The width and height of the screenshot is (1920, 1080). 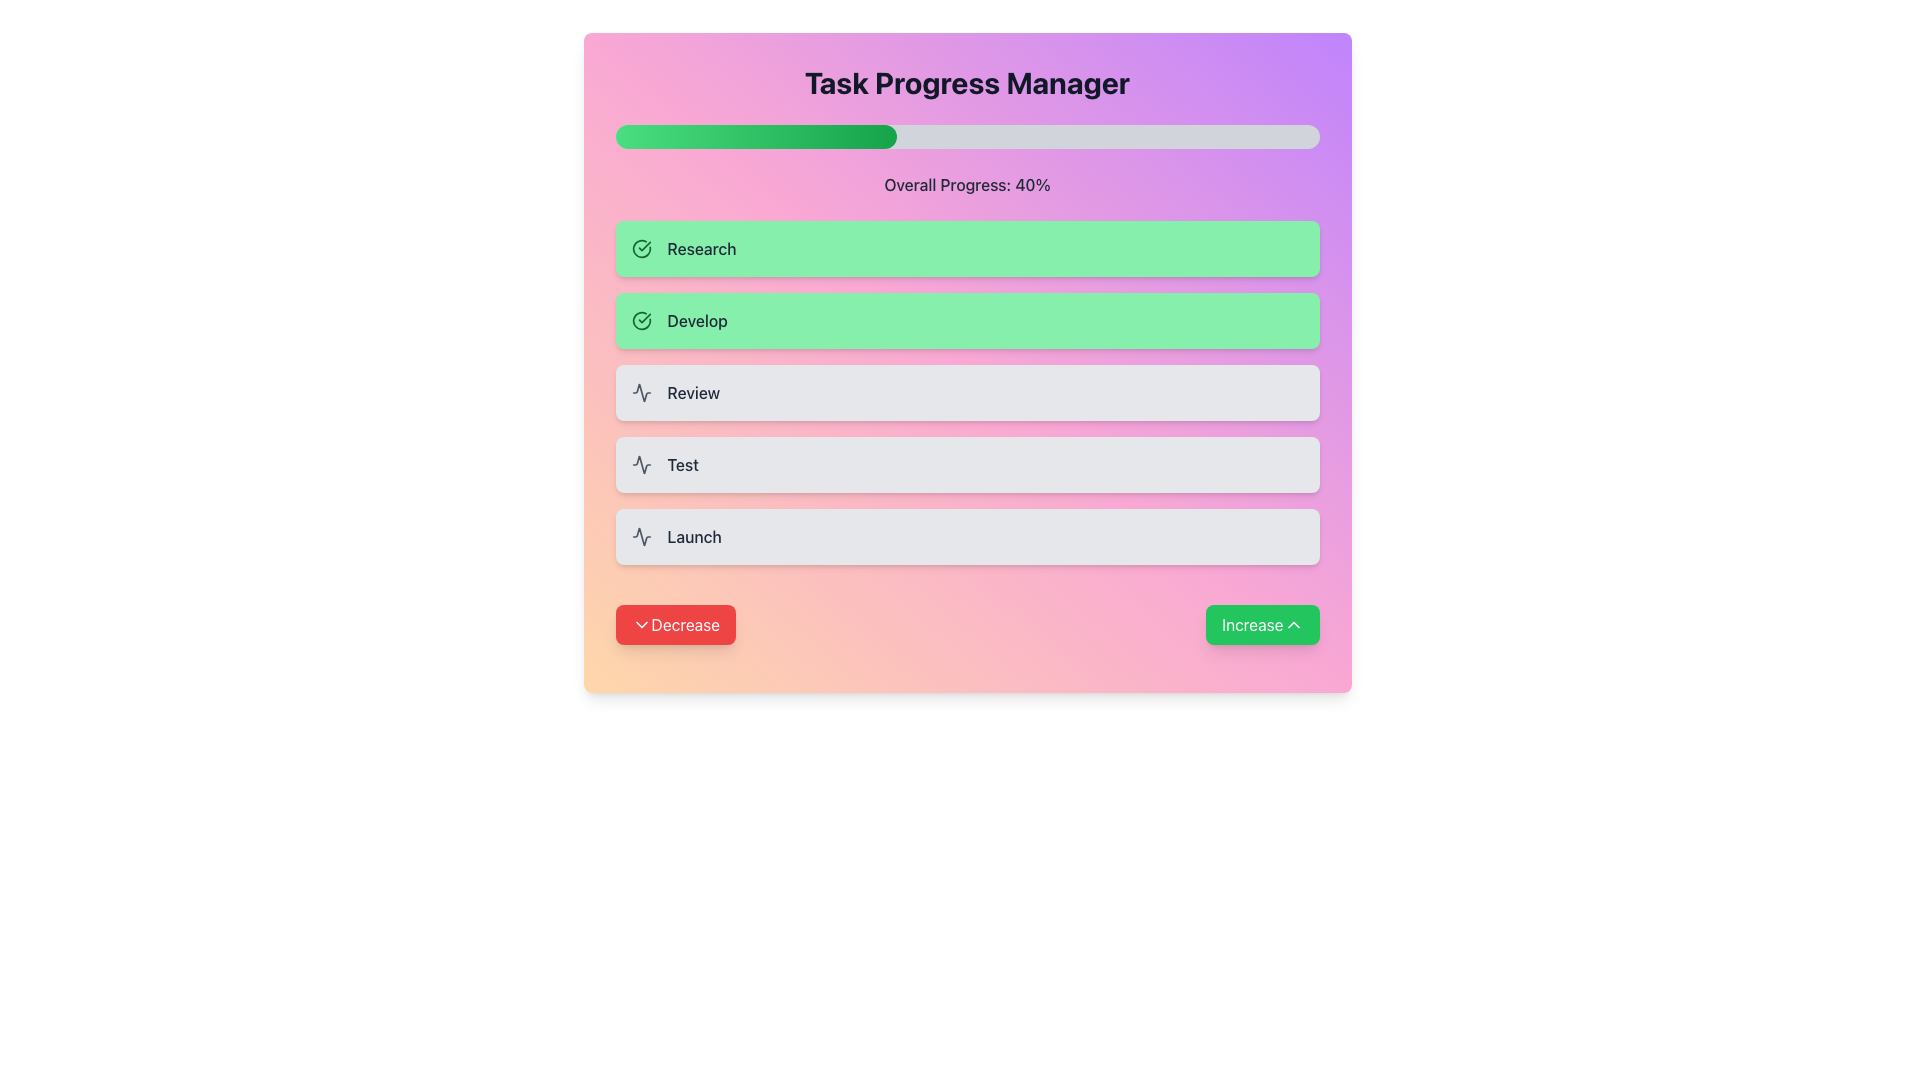 What do you see at coordinates (693, 393) in the screenshot?
I see `the text label indicating the current task status as 'Review', which is the third item in a vertically stacked list of tasks` at bounding box center [693, 393].